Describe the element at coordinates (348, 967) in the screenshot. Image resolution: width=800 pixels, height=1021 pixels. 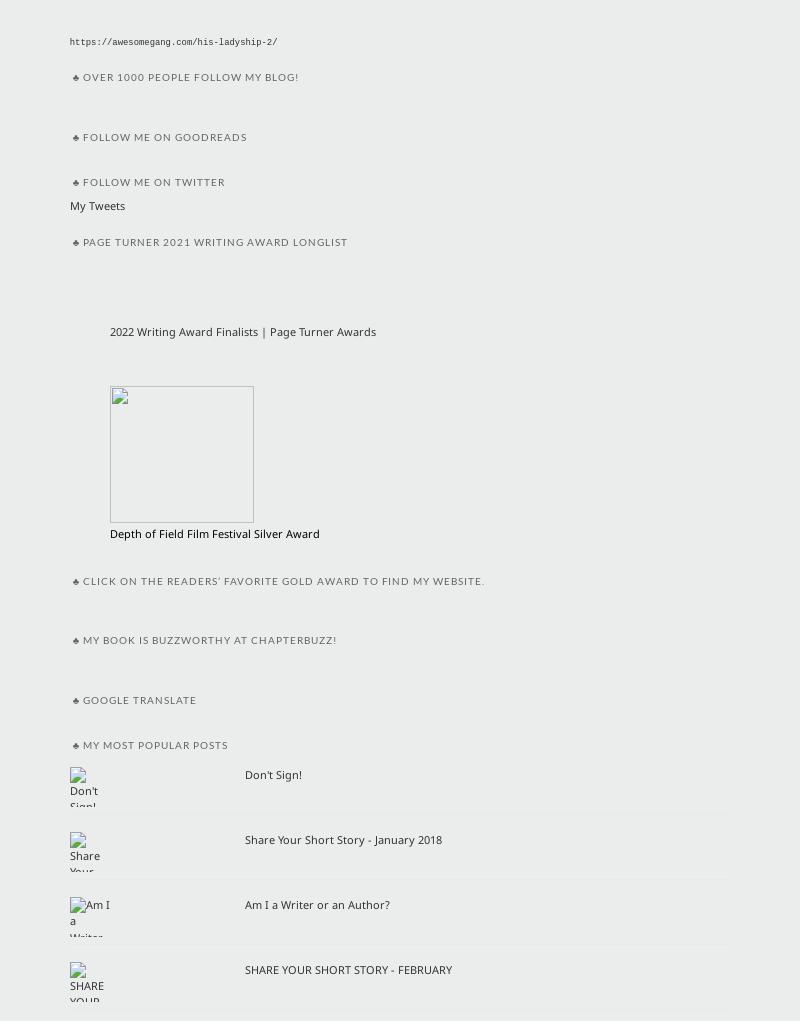
I see `'SHARE YOUR SHORT STORY - FEBRUARY'` at that location.